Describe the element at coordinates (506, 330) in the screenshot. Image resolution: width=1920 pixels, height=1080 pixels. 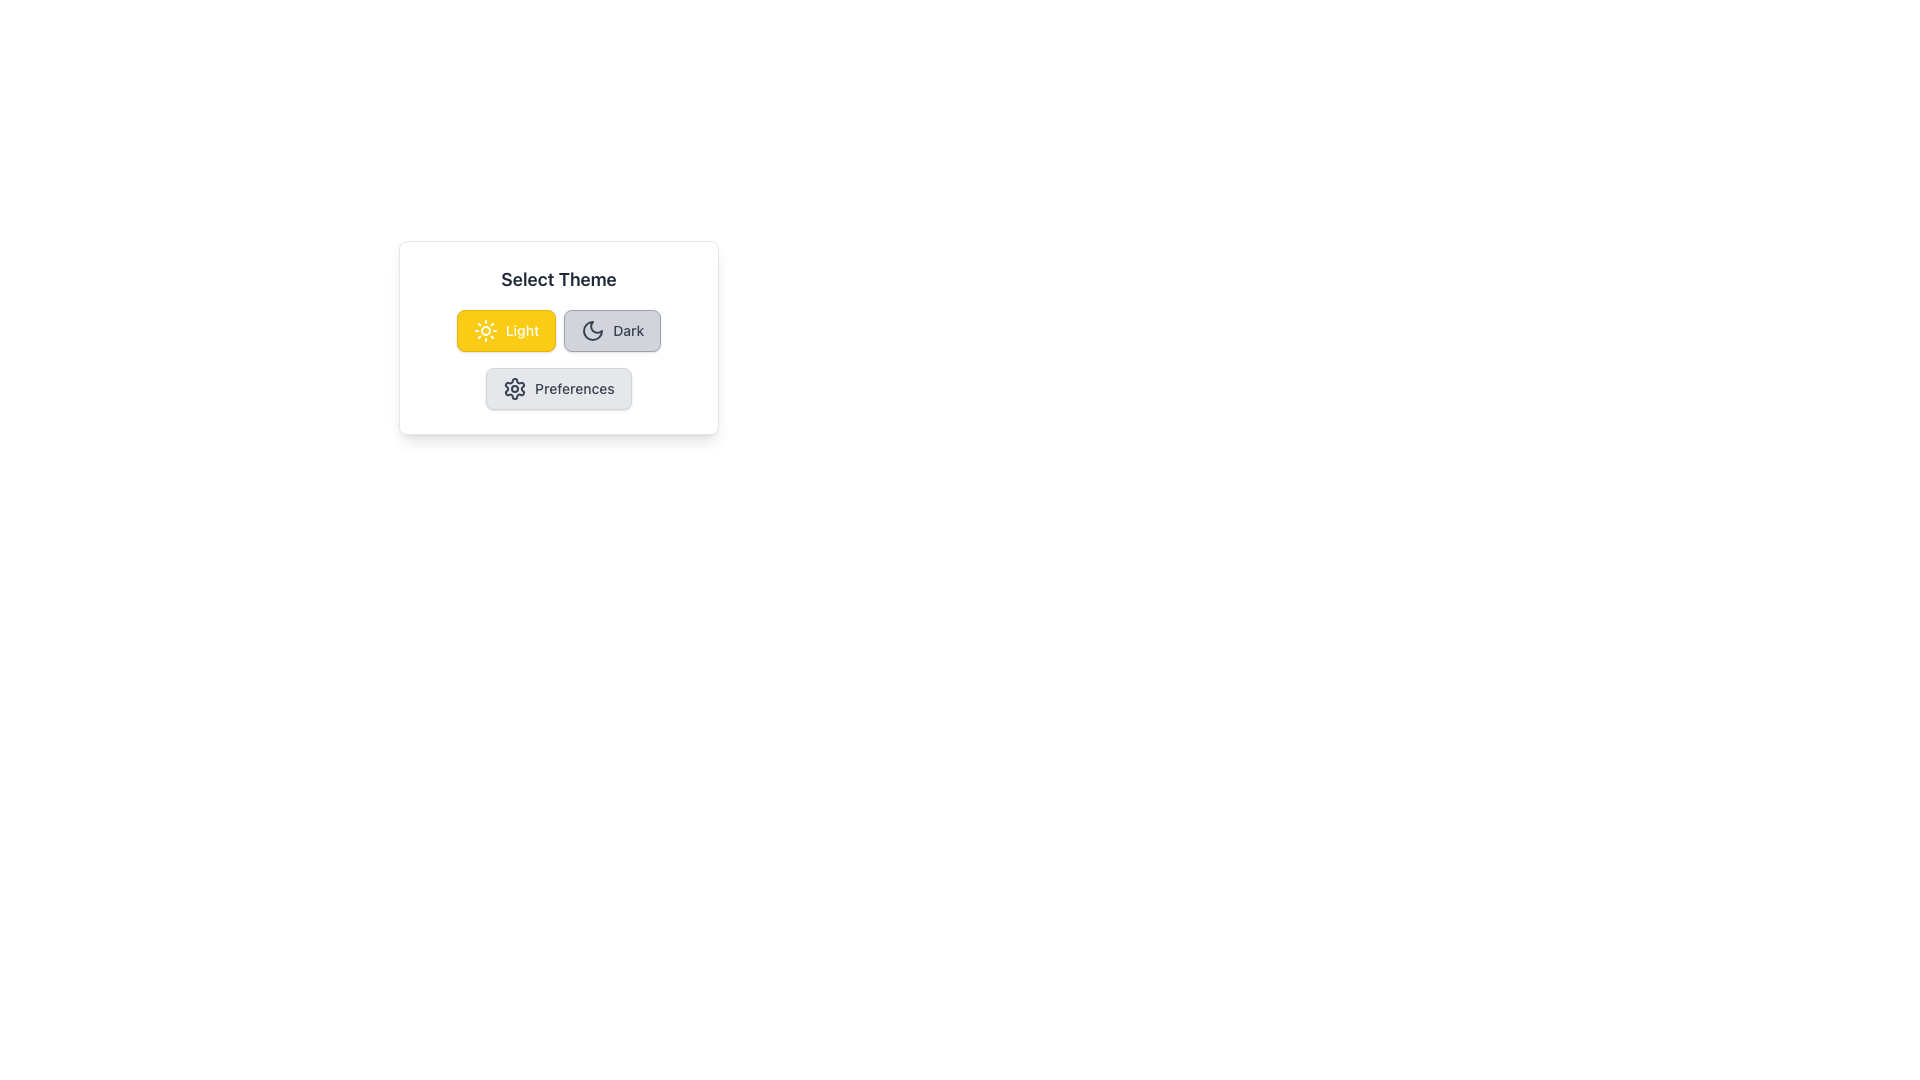
I see `the first button labeled 'Light' with a vibrant yellow background and sun icon` at that location.